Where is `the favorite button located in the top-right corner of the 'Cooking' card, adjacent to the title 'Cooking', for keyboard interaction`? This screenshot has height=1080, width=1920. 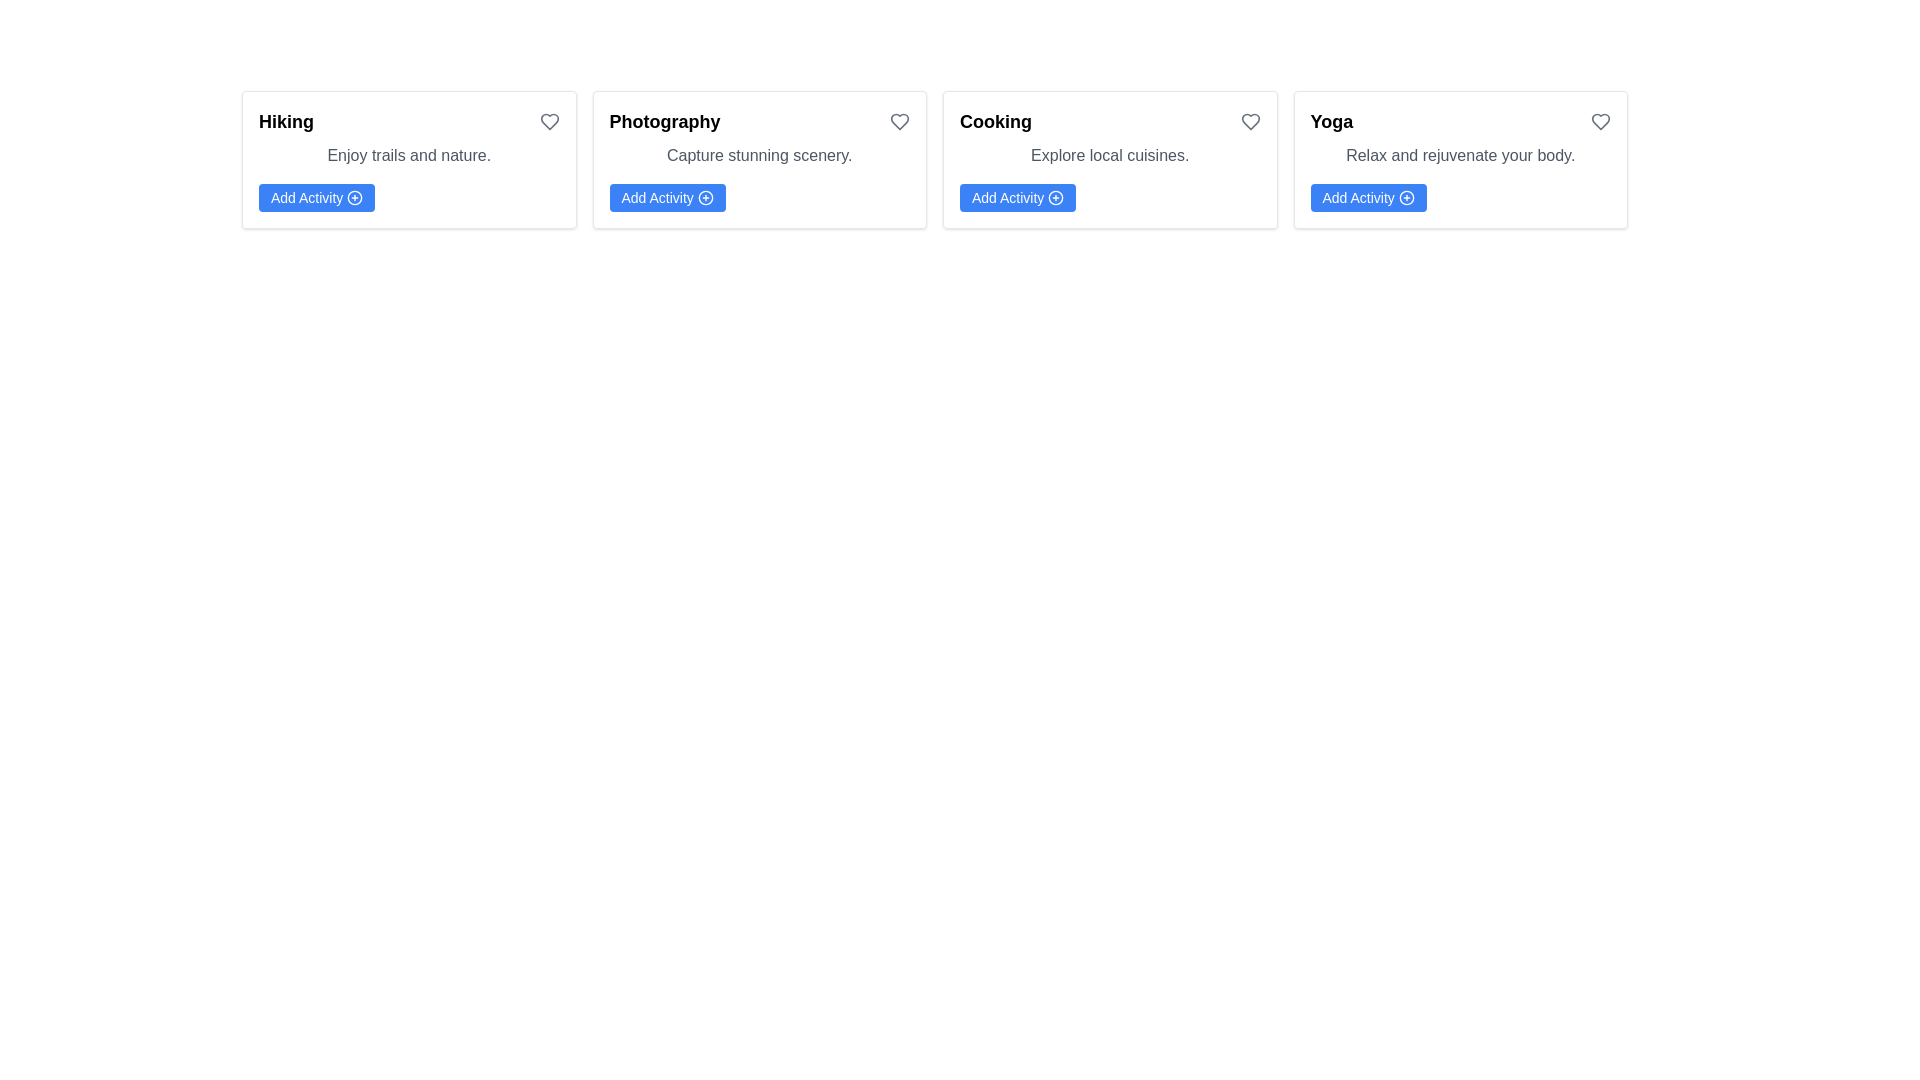 the favorite button located in the top-right corner of the 'Cooking' card, adjacent to the title 'Cooking', for keyboard interaction is located at coordinates (1249, 122).